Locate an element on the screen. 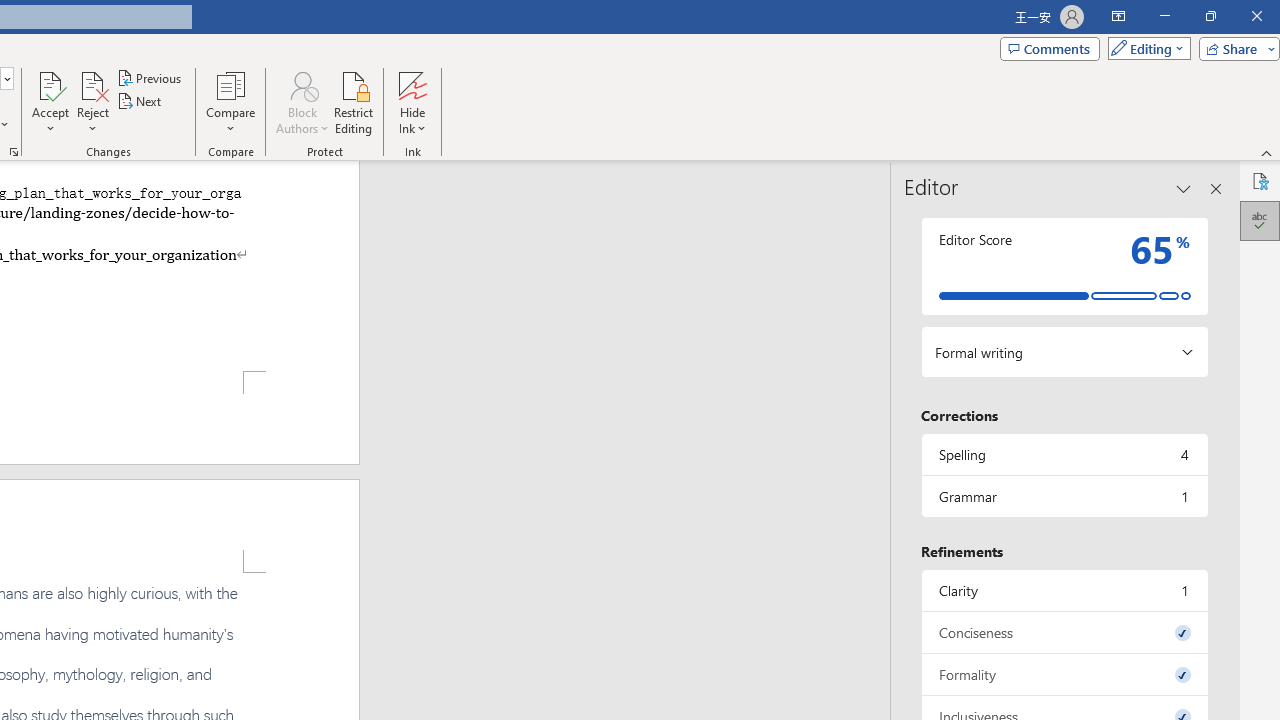 The width and height of the screenshot is (1280, 720). 'Formality, 0 issues. Press space or enter to review items.' is located at coordinates (1063, 674).